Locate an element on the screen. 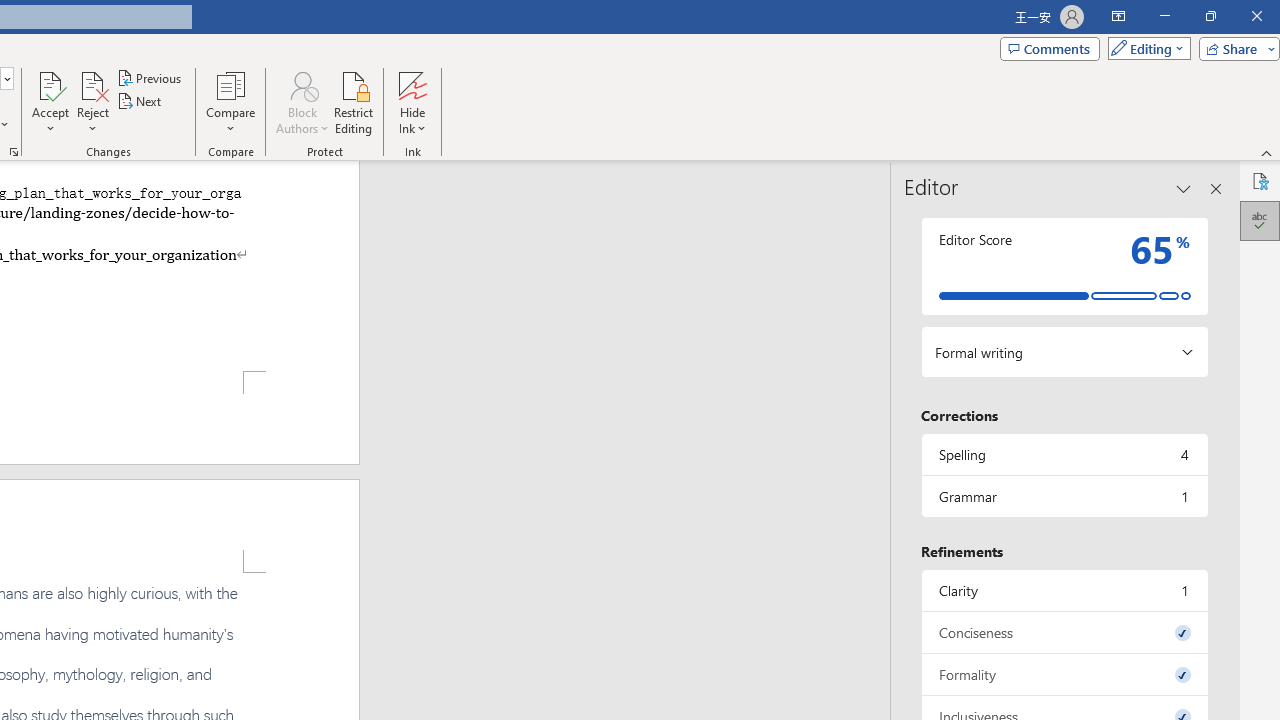 The width and height of the screenshot is (1280, 720). 'Formality, 0 issues. Press space or enter to review items.' is located at coordinates (1063, 674).